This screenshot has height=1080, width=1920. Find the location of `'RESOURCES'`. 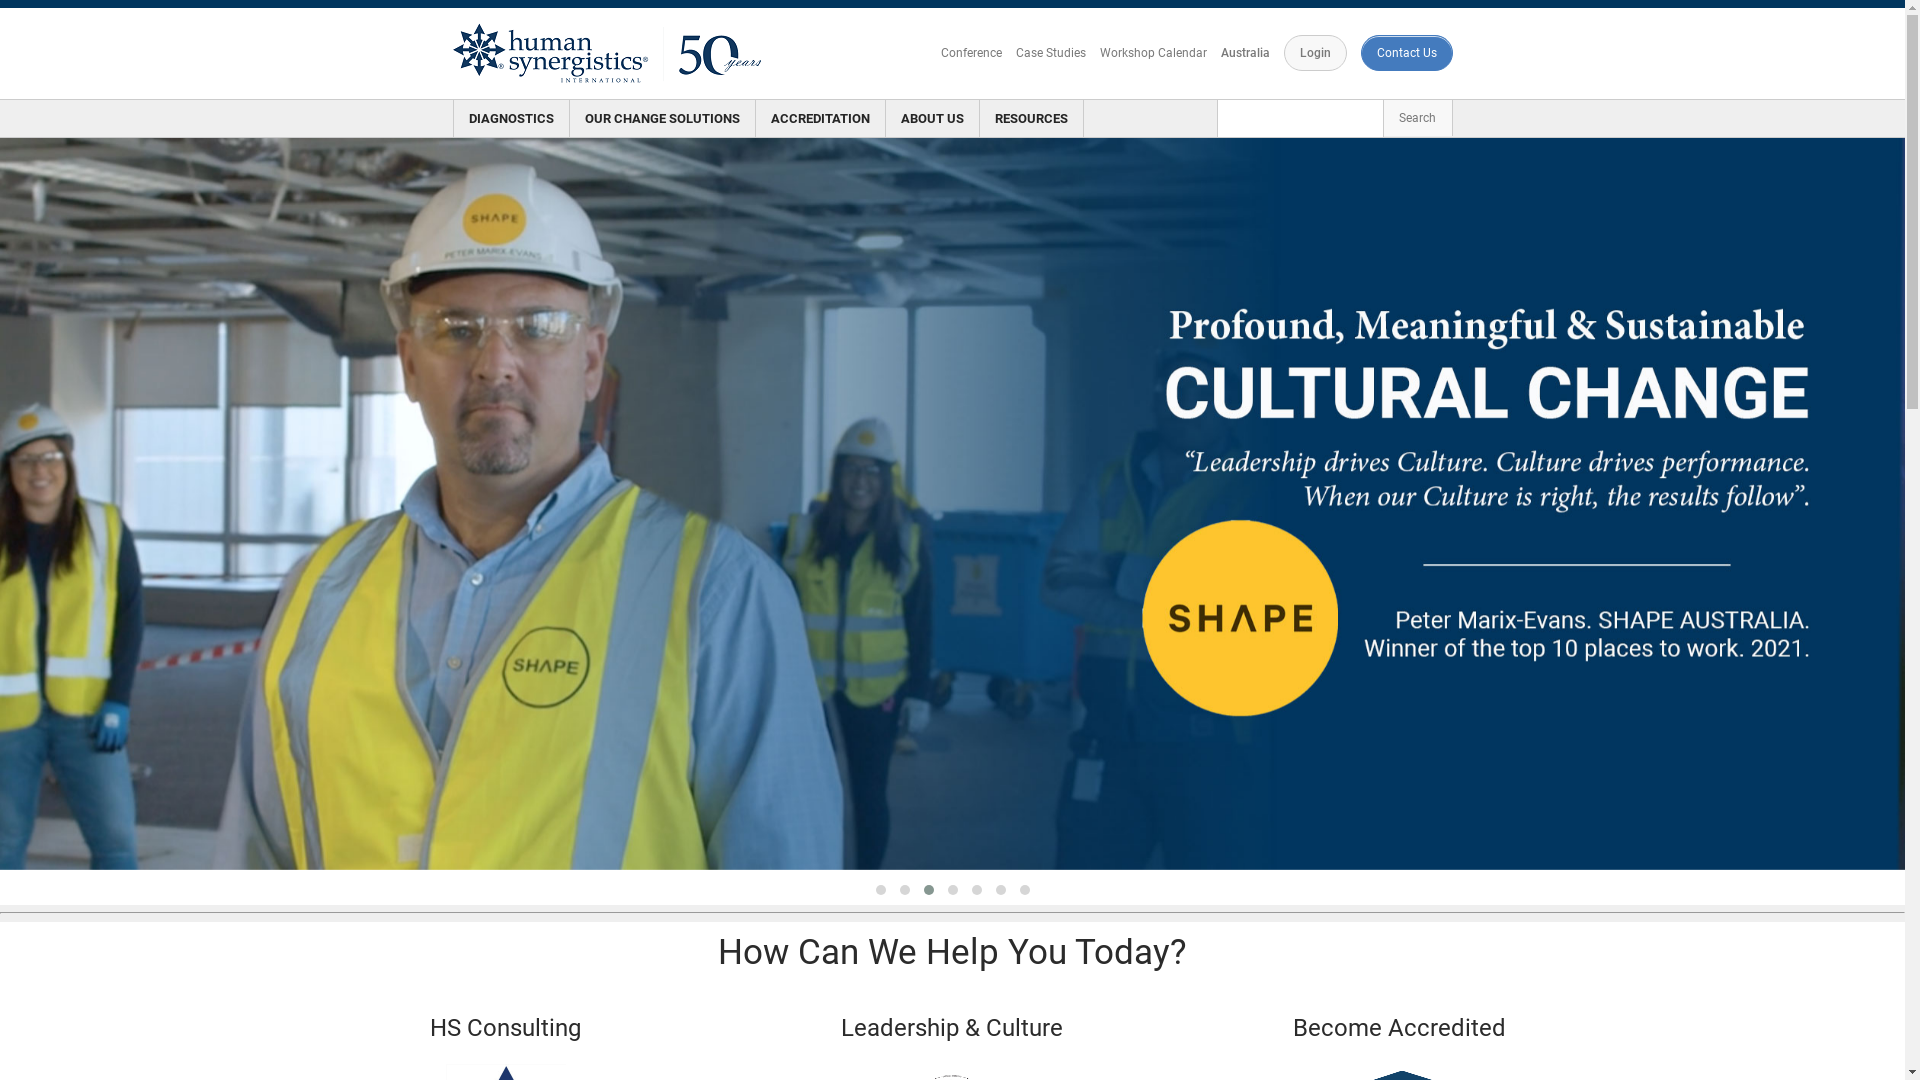

'RESOURCES' is located at coordinates (1031, 118).